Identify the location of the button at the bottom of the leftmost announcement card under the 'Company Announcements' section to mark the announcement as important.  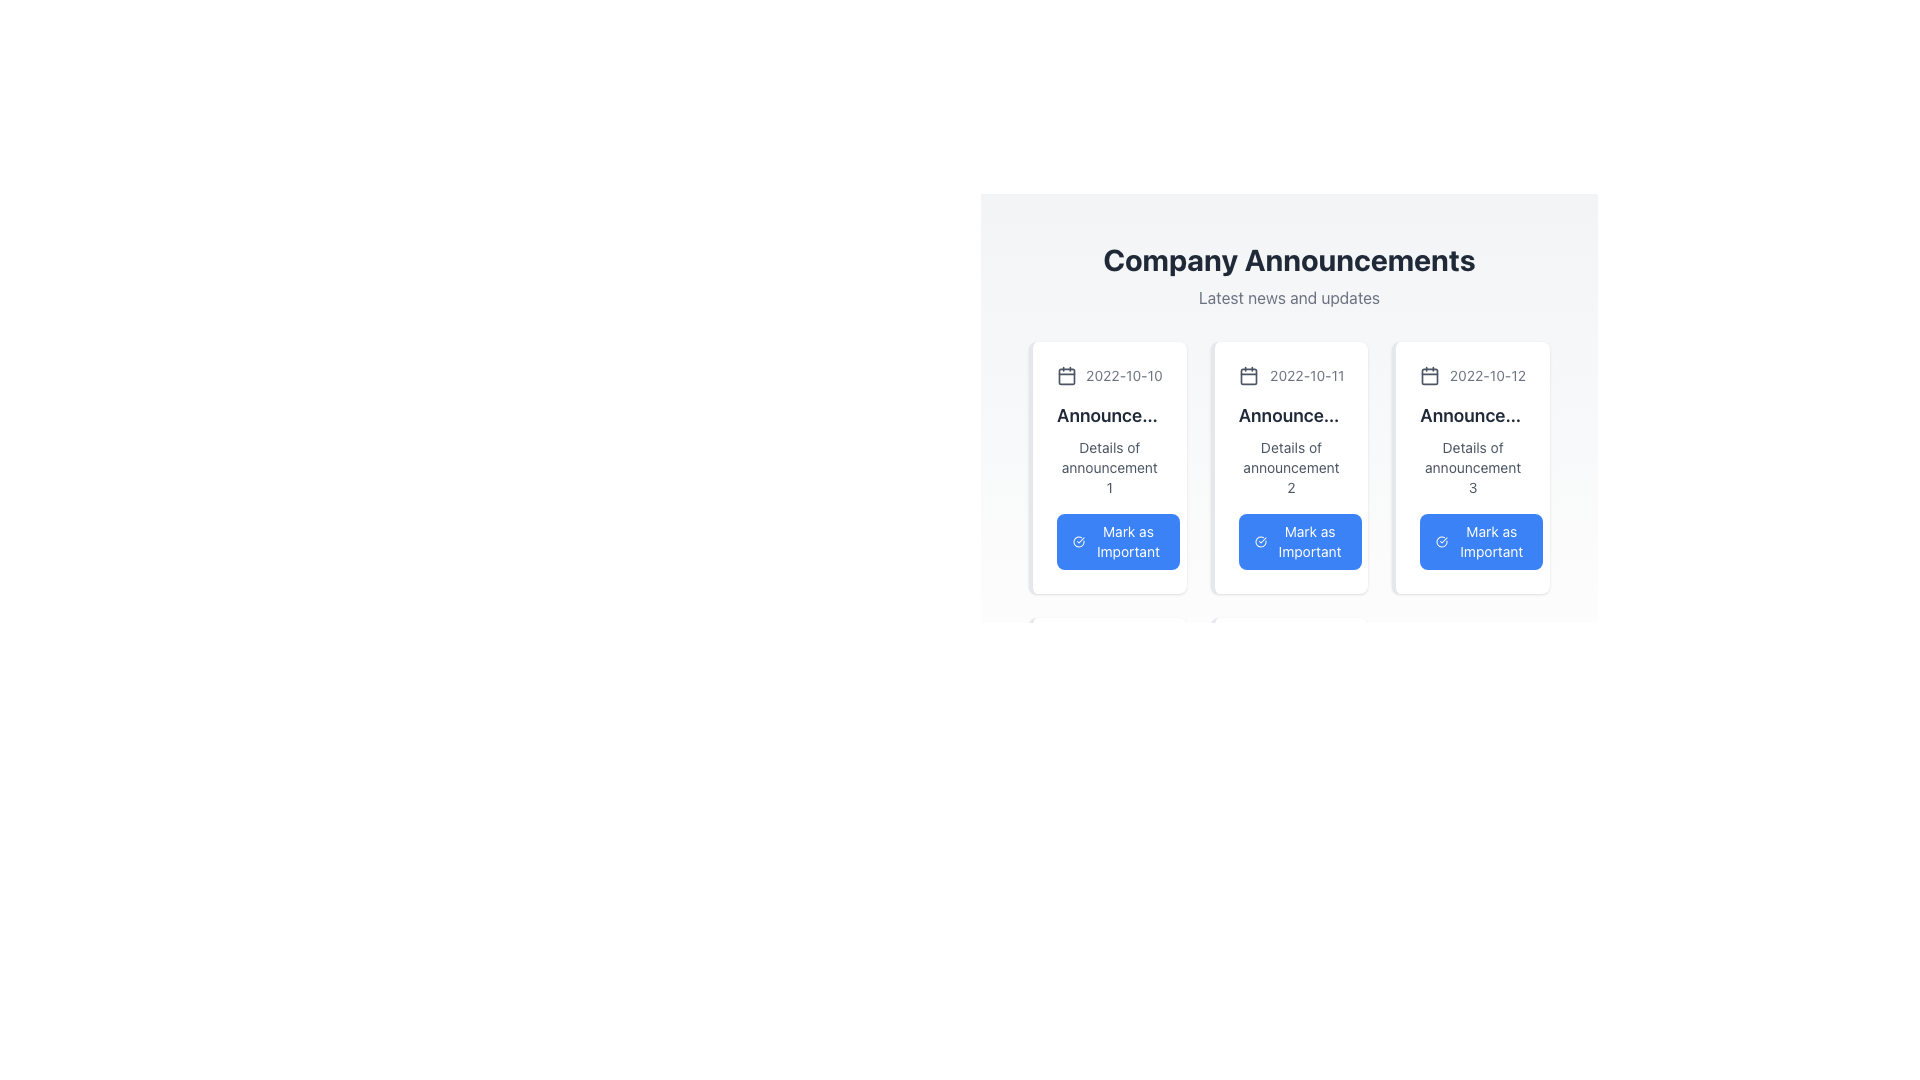
(1117, 542).